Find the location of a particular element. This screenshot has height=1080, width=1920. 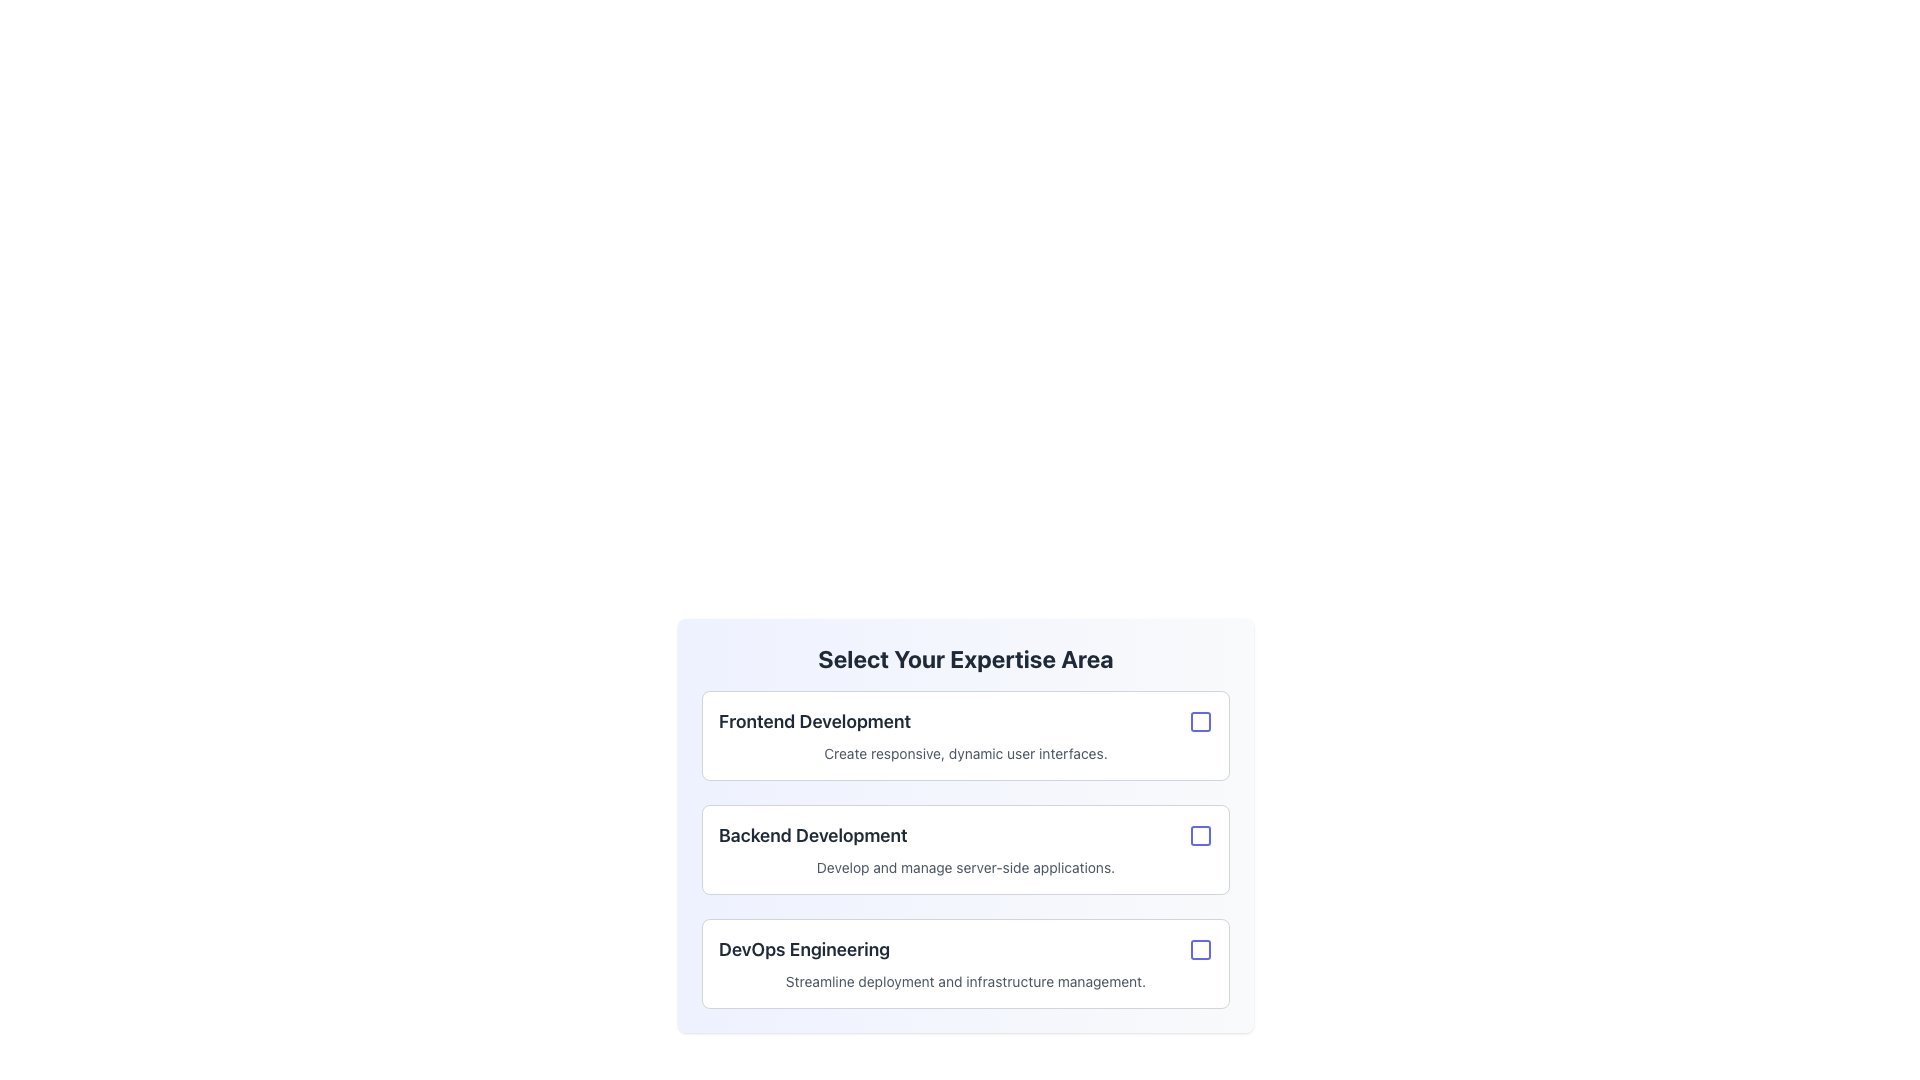

the descriptive text element providing information about the 'Backend Development' expertise area, located at the bottom of its section is located at coordinates (965, 866).